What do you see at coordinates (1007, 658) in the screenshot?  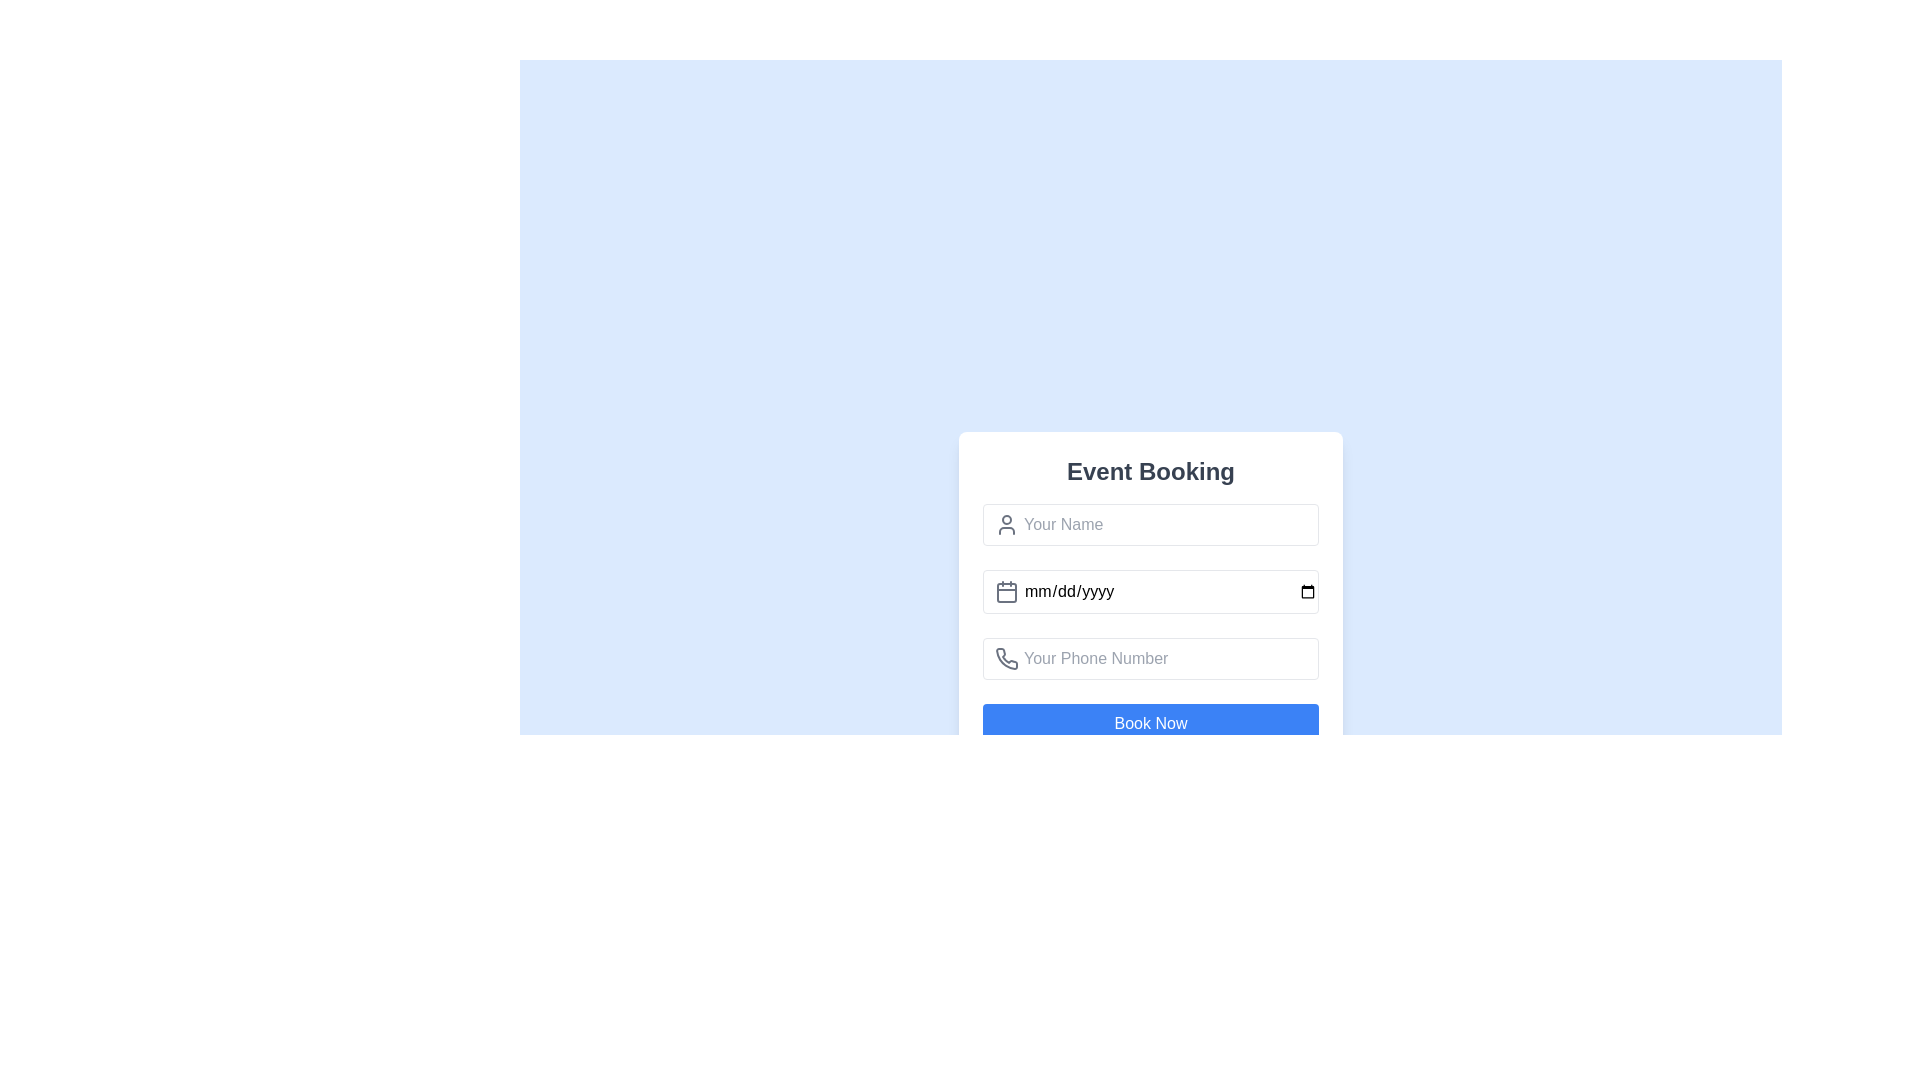 I see `the phone handset icon, which is a minimalistic gray outline located to the left of the phone number input field` at bounding box center [1007, 658].